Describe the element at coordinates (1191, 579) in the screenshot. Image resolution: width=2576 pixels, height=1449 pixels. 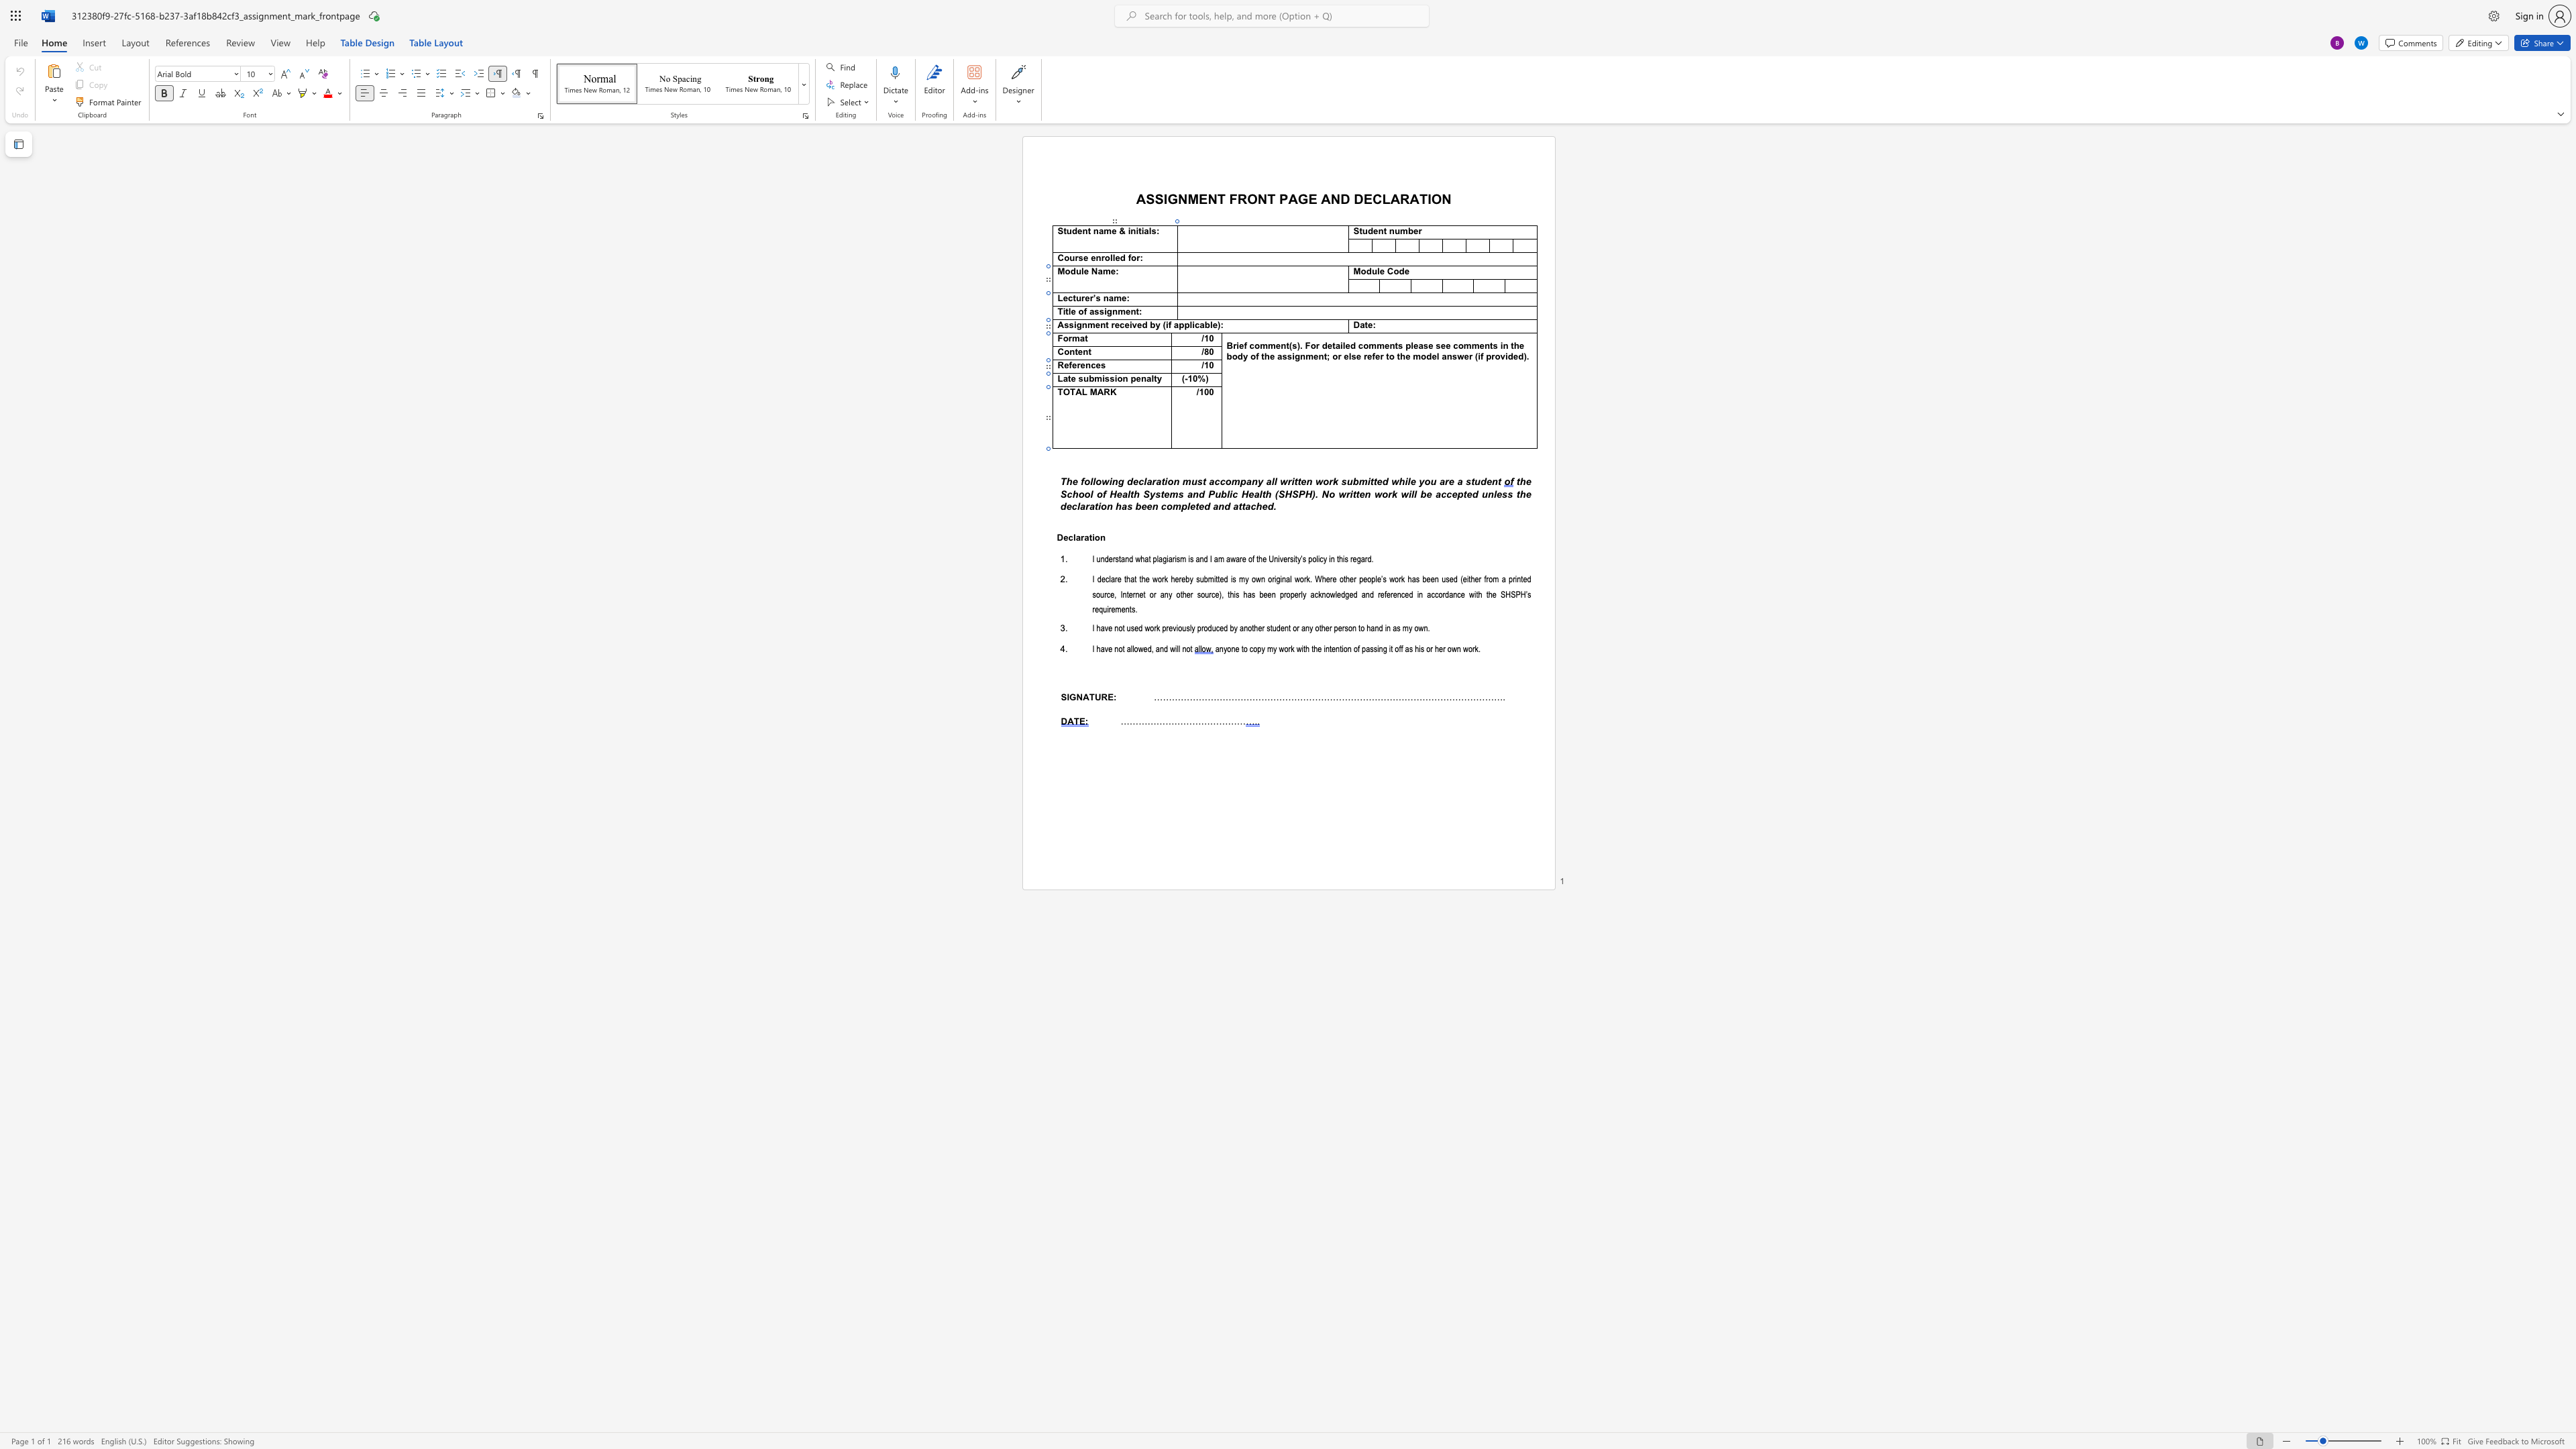
I see `the 1th character "y" in the text` at that location.